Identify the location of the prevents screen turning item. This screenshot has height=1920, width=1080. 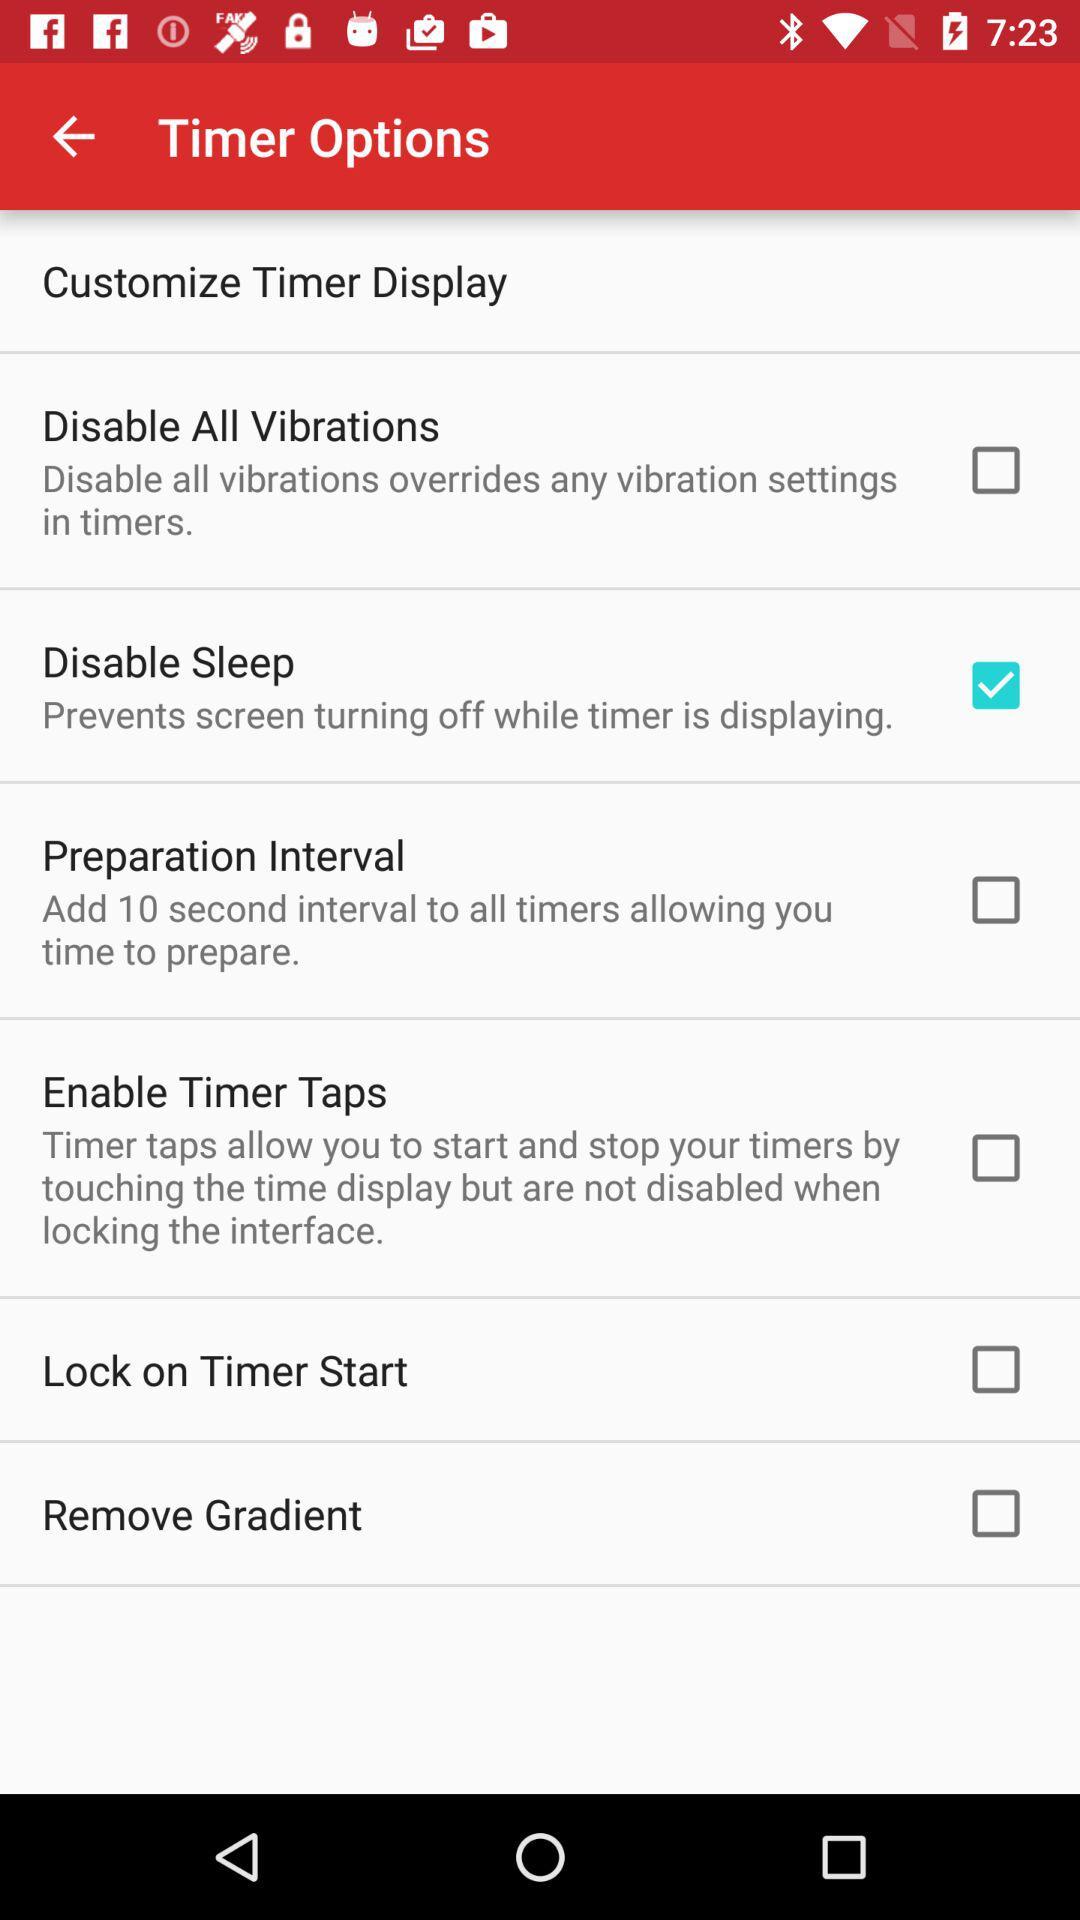
(467, 714).